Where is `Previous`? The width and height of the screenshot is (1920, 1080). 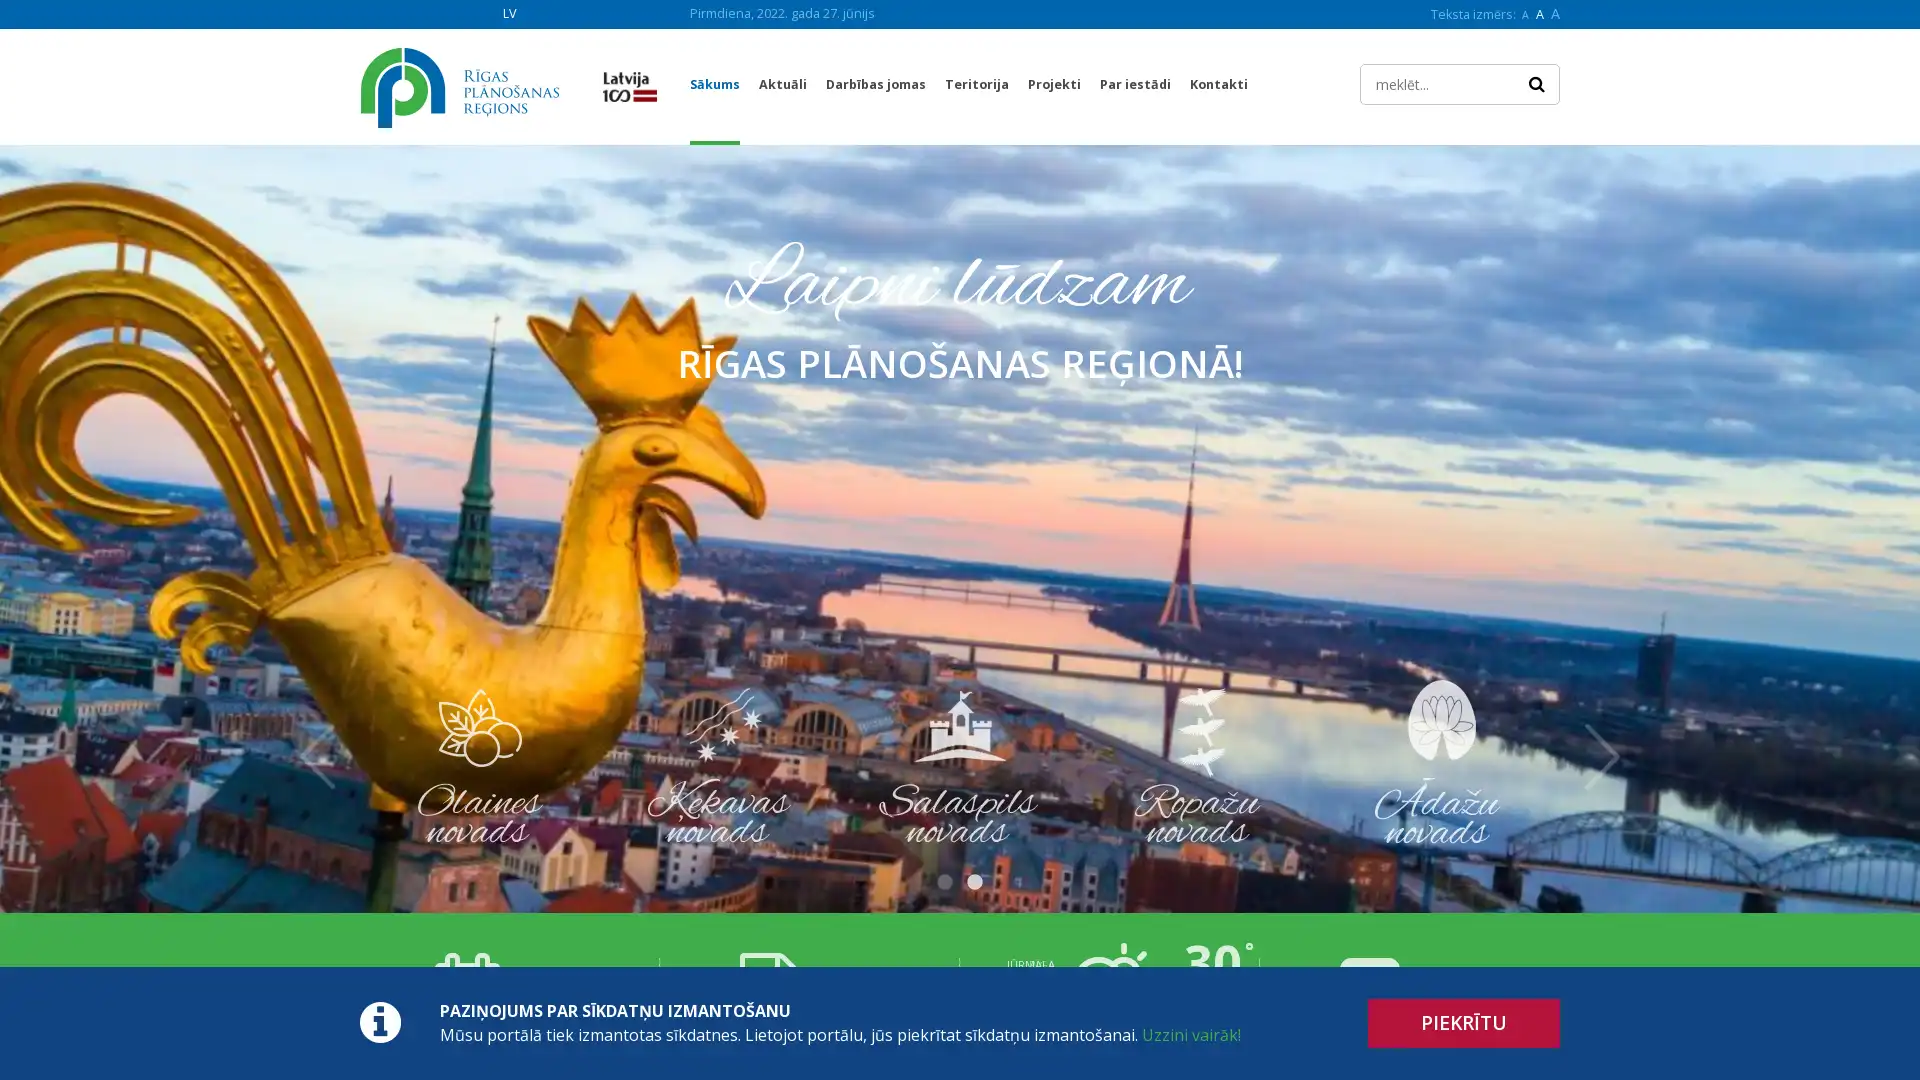
Previous is located at coordinates (316, 756).